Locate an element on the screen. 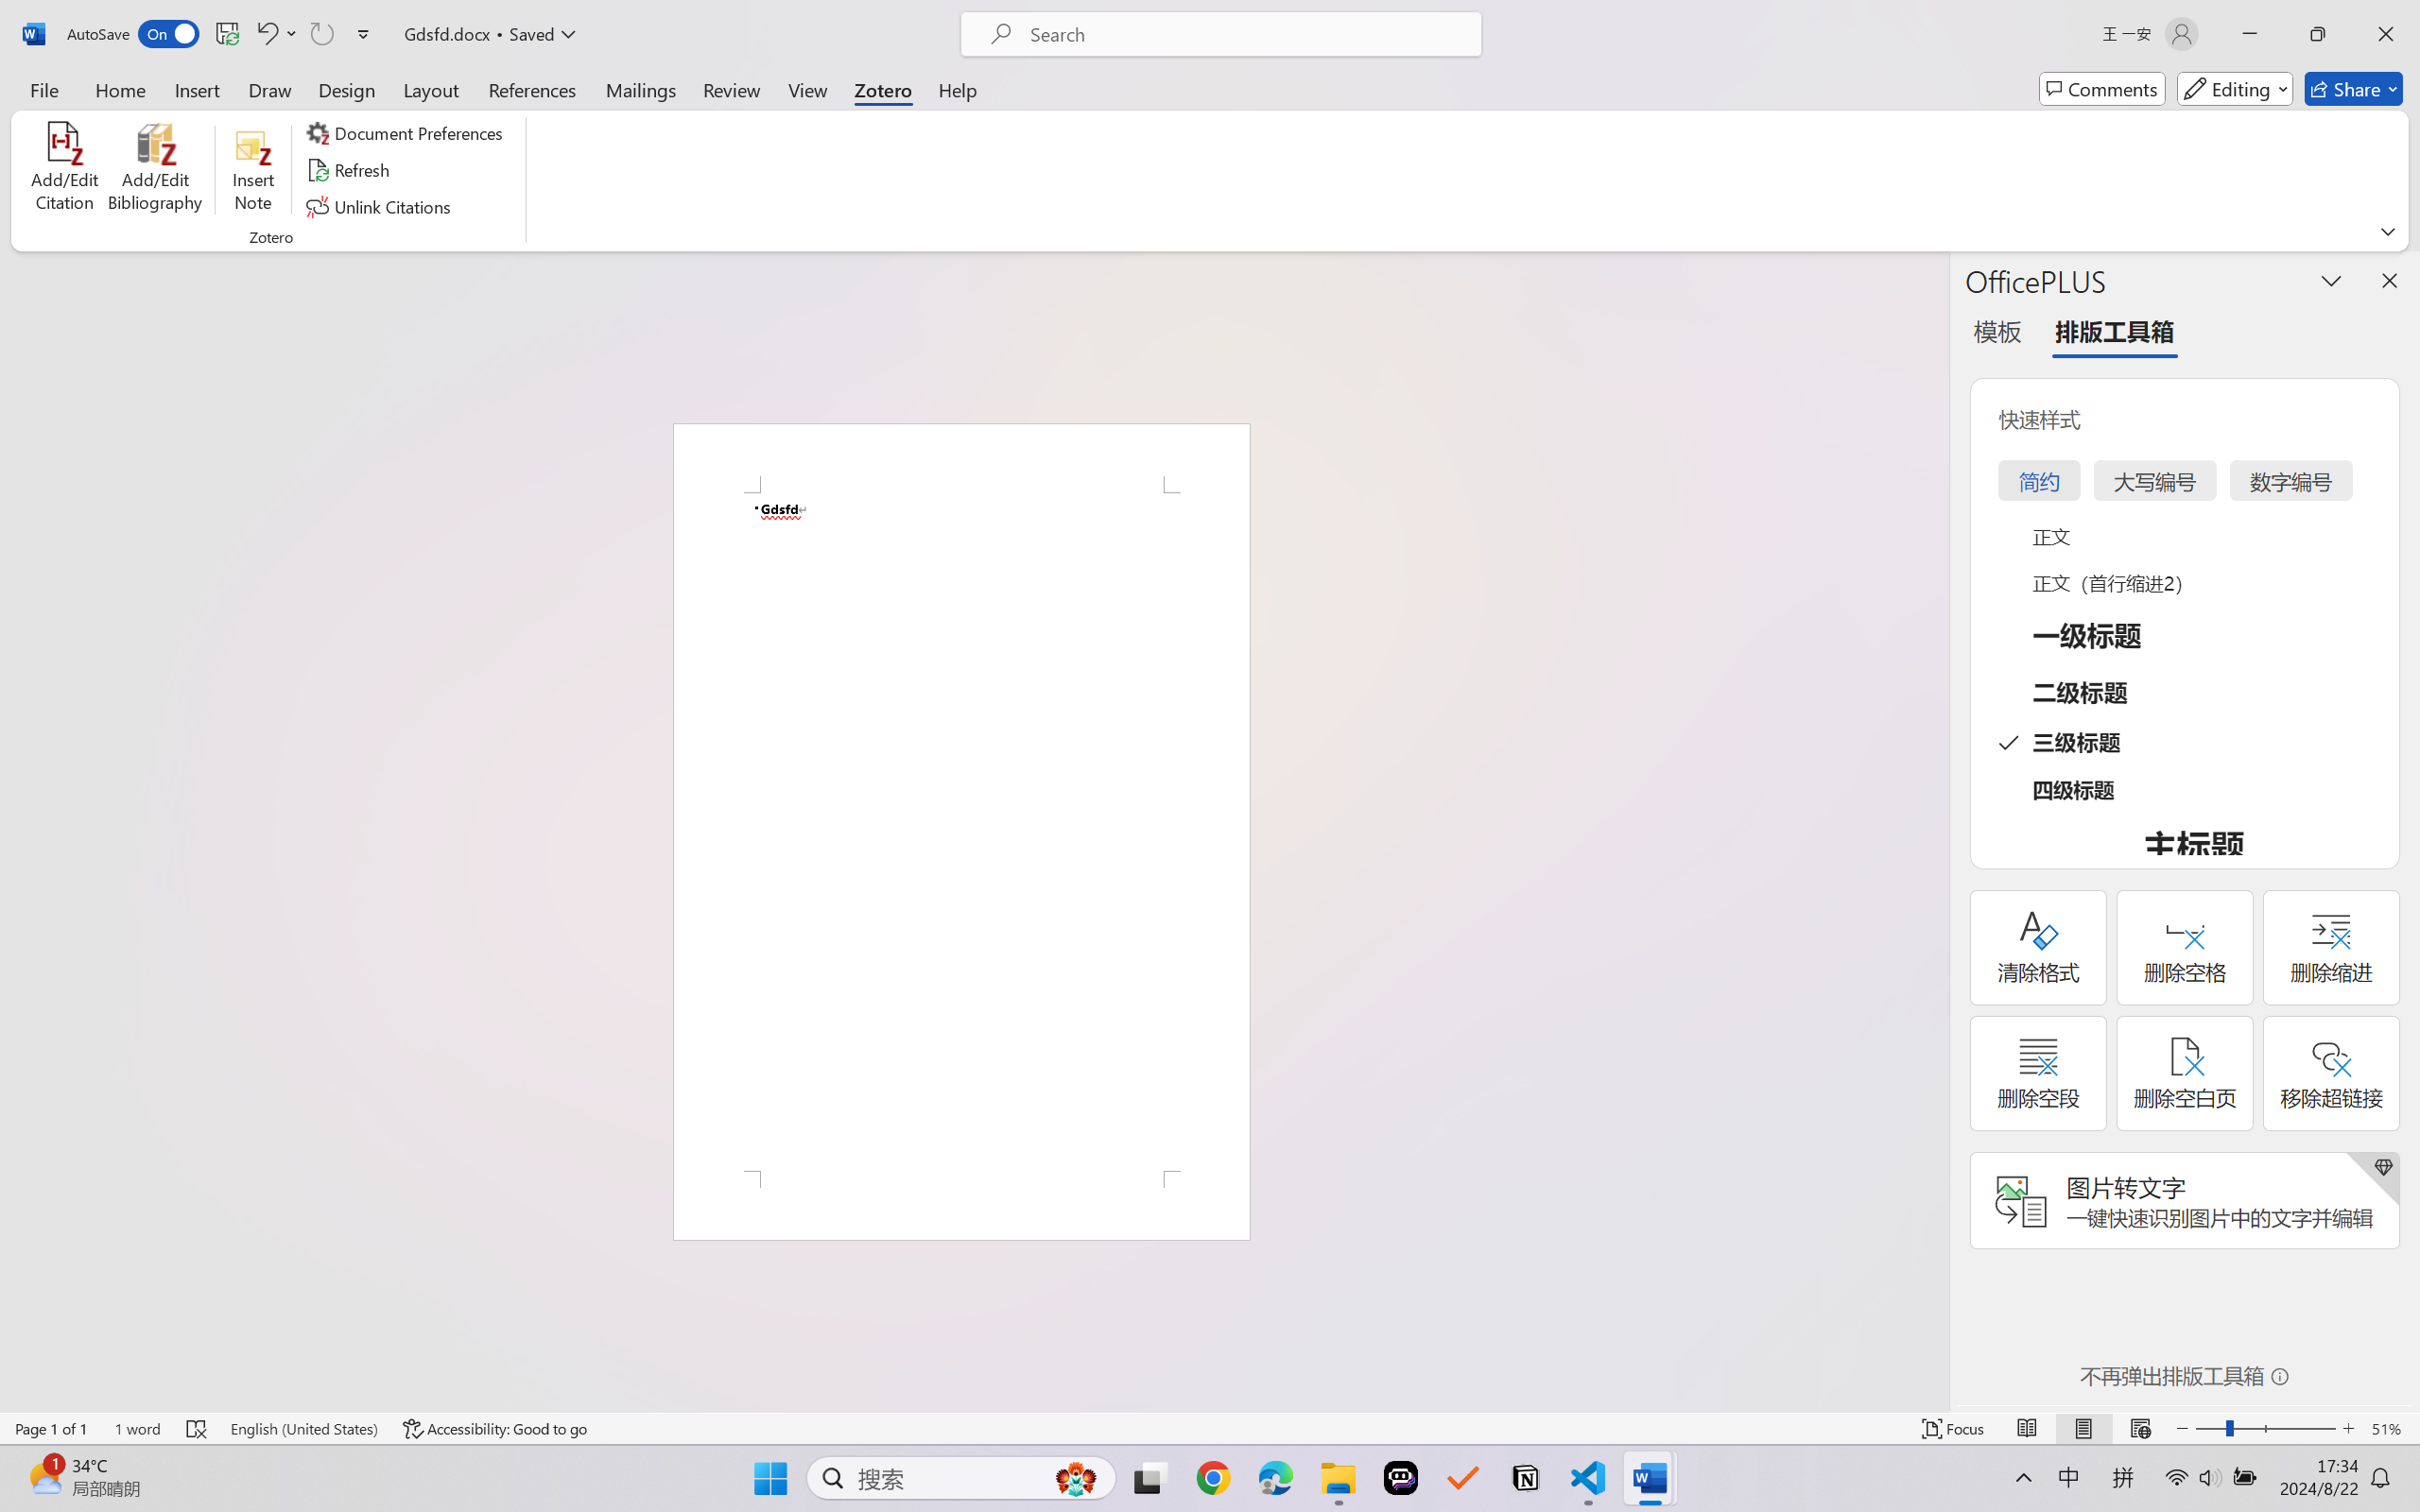 The width and height of the screenshot is (2420, 1512). 'Zoom 51%' is located at coordinates (2390, 1428).